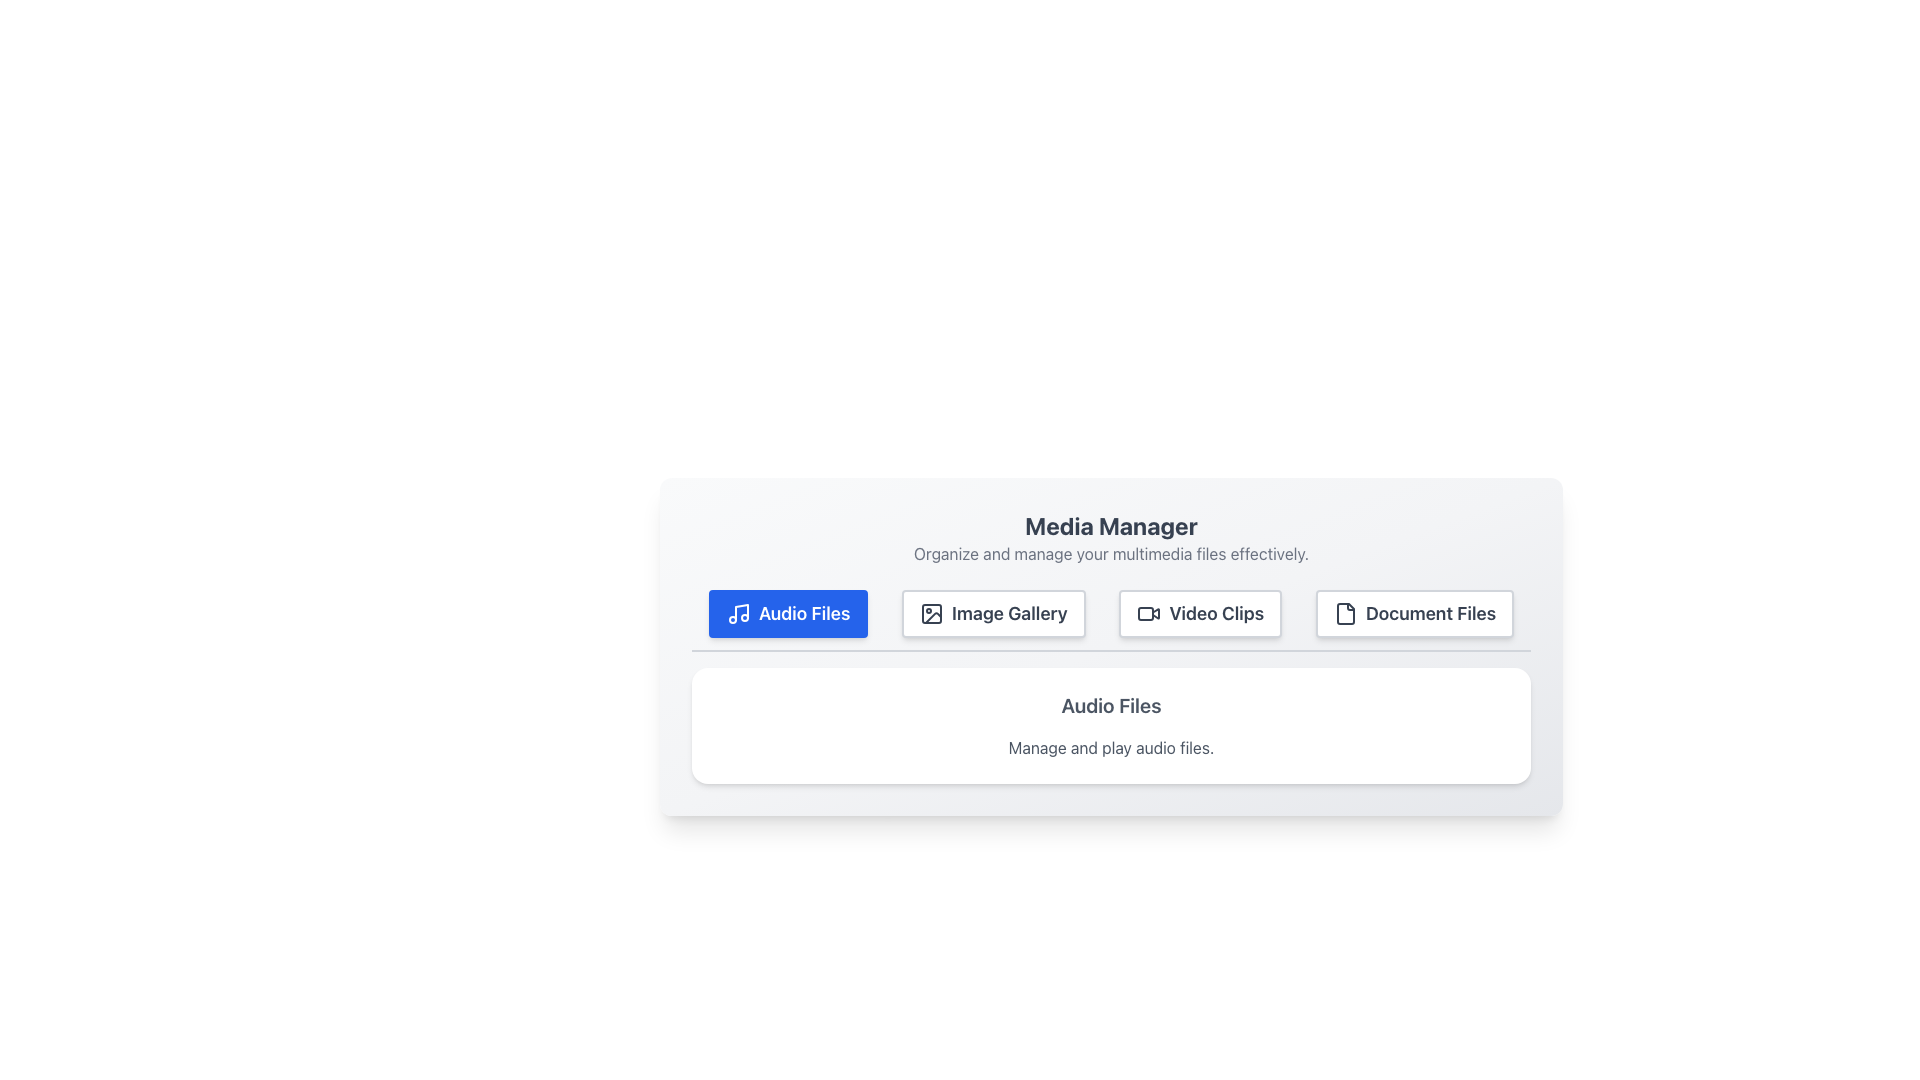 Image resolution: width=1920 pixels, height=1080 pixels. I want to click on the 'Audio Files' button, which is a rectangular button with a blue background and white text, located at the far left of the media management options, so click(787, 612).